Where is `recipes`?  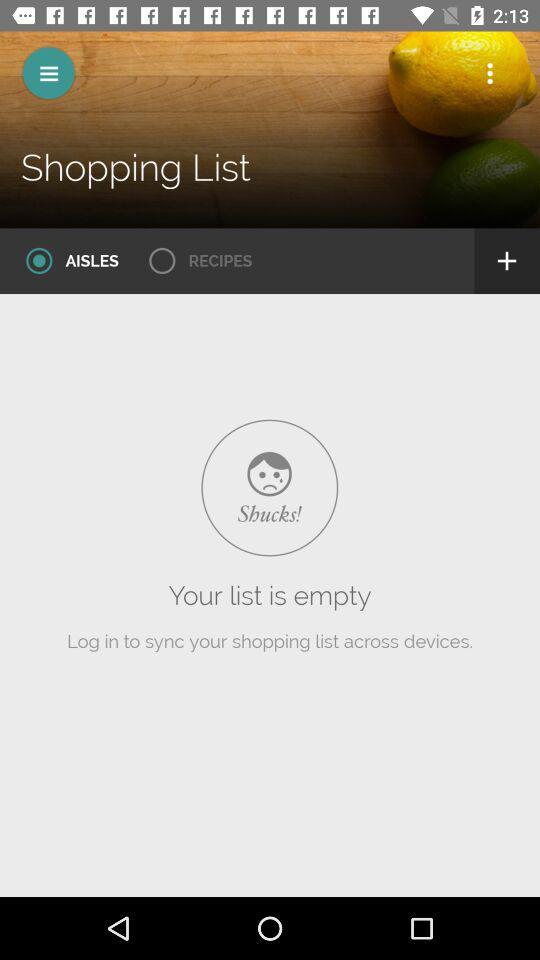 recipes is located at coordinates (194, 260).